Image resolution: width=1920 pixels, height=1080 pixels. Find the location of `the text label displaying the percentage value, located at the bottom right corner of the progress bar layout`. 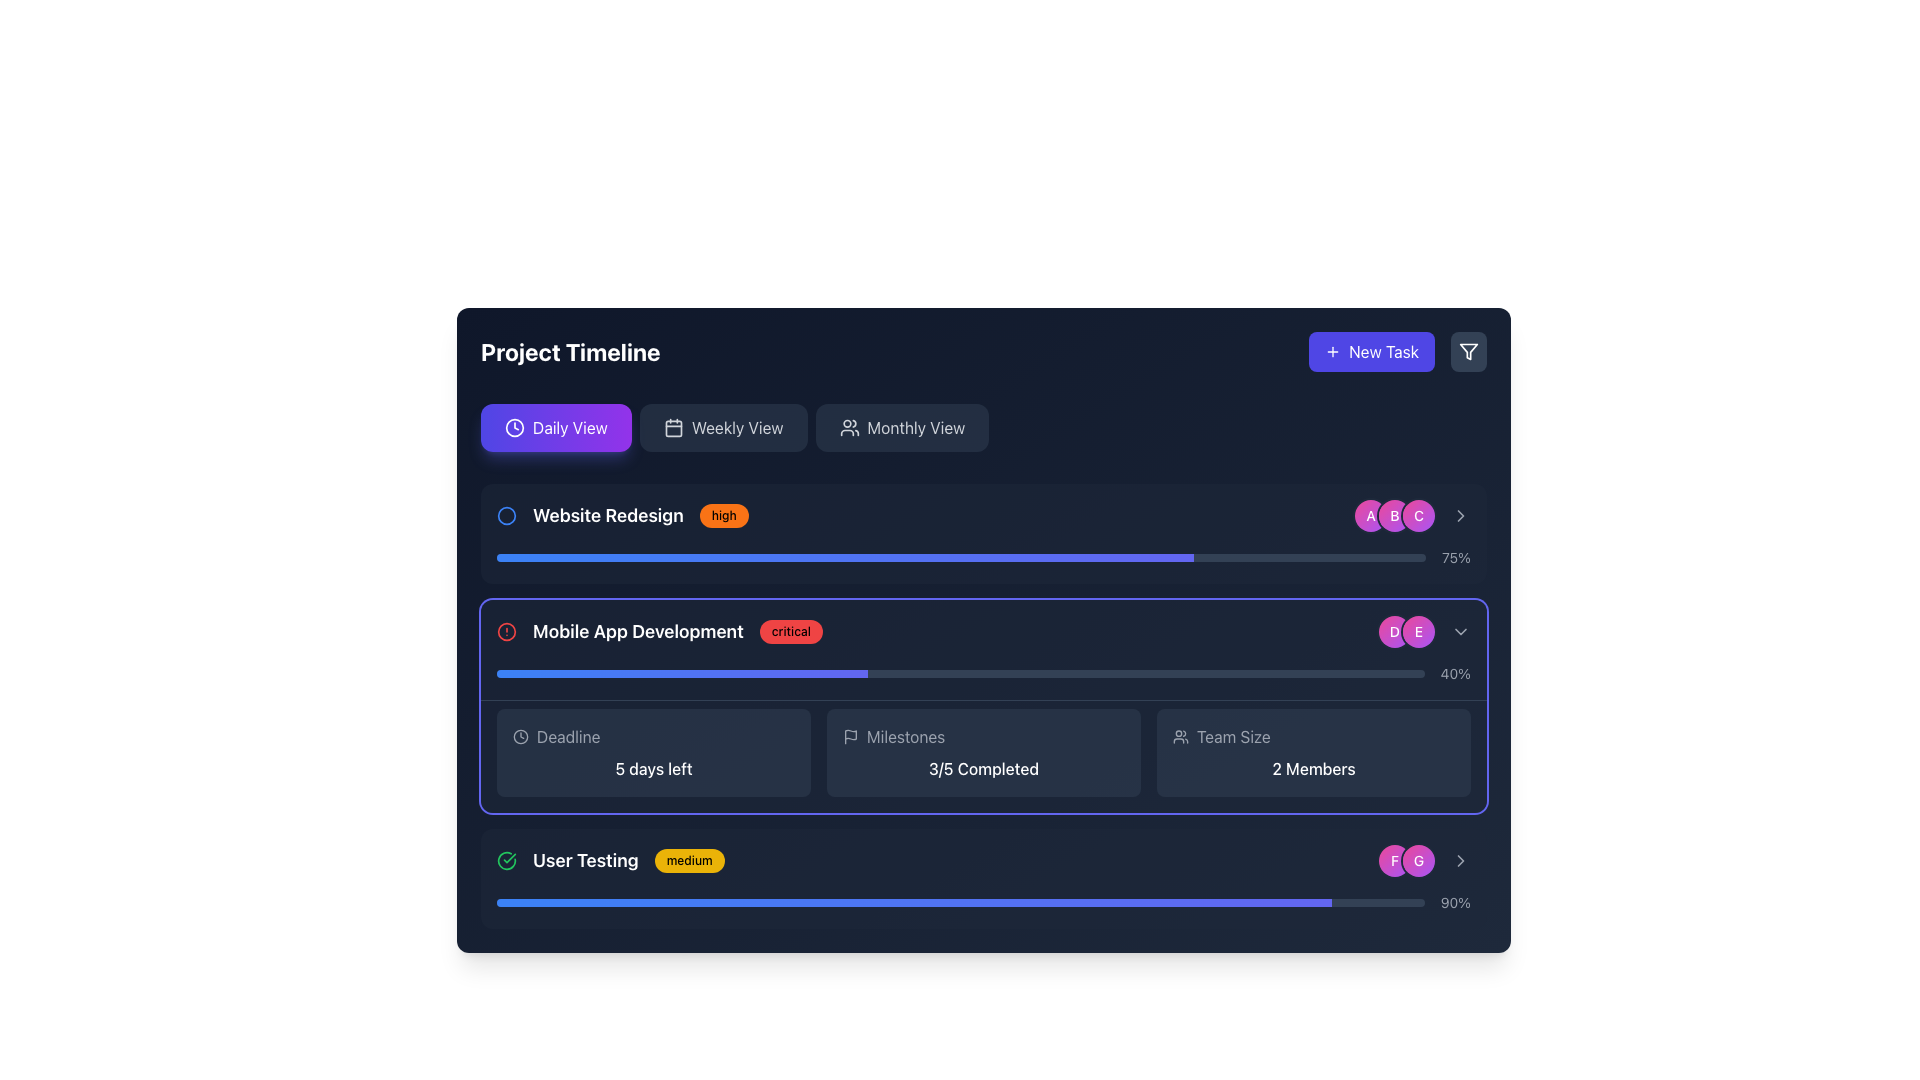

the text label displaying the percentage value, located at the bottom right corner of the progress bar layout is located at coordinates (1455, 902).